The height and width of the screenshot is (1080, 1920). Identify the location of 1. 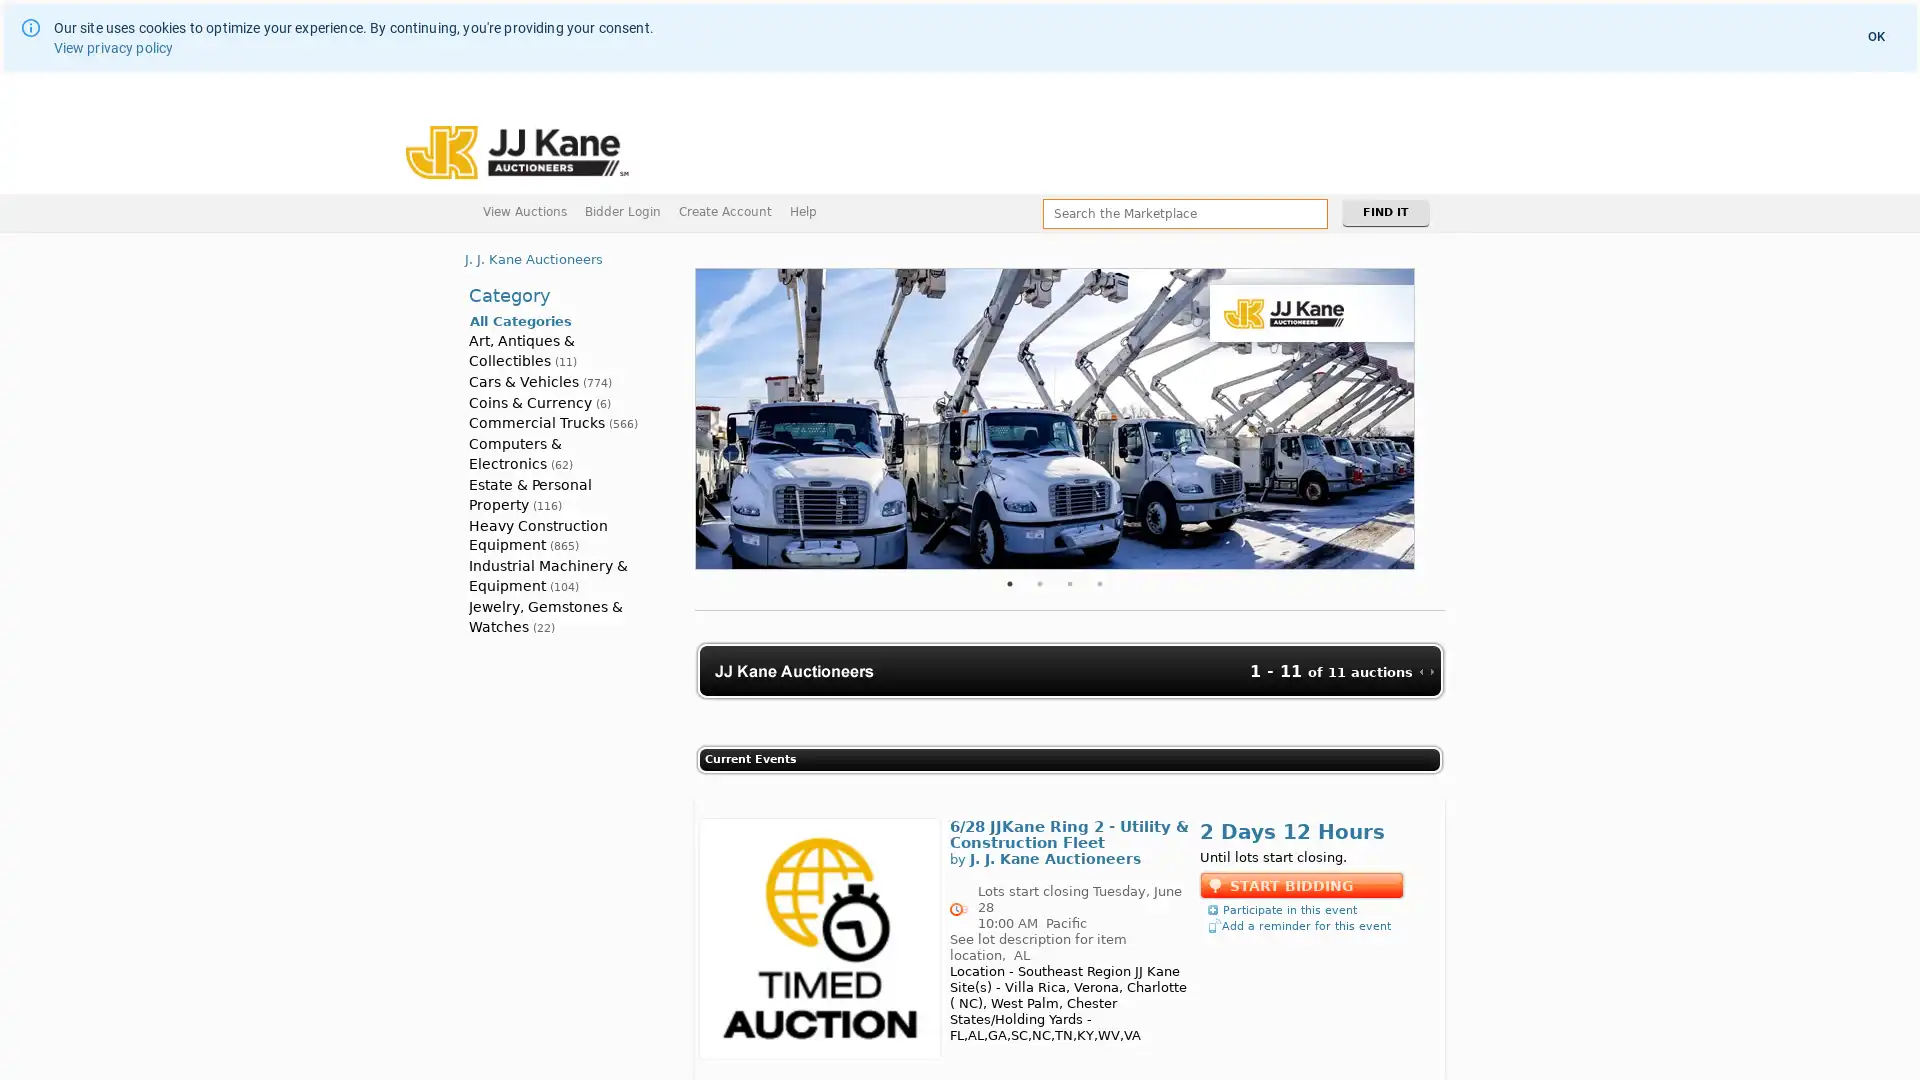
(1009, 583).